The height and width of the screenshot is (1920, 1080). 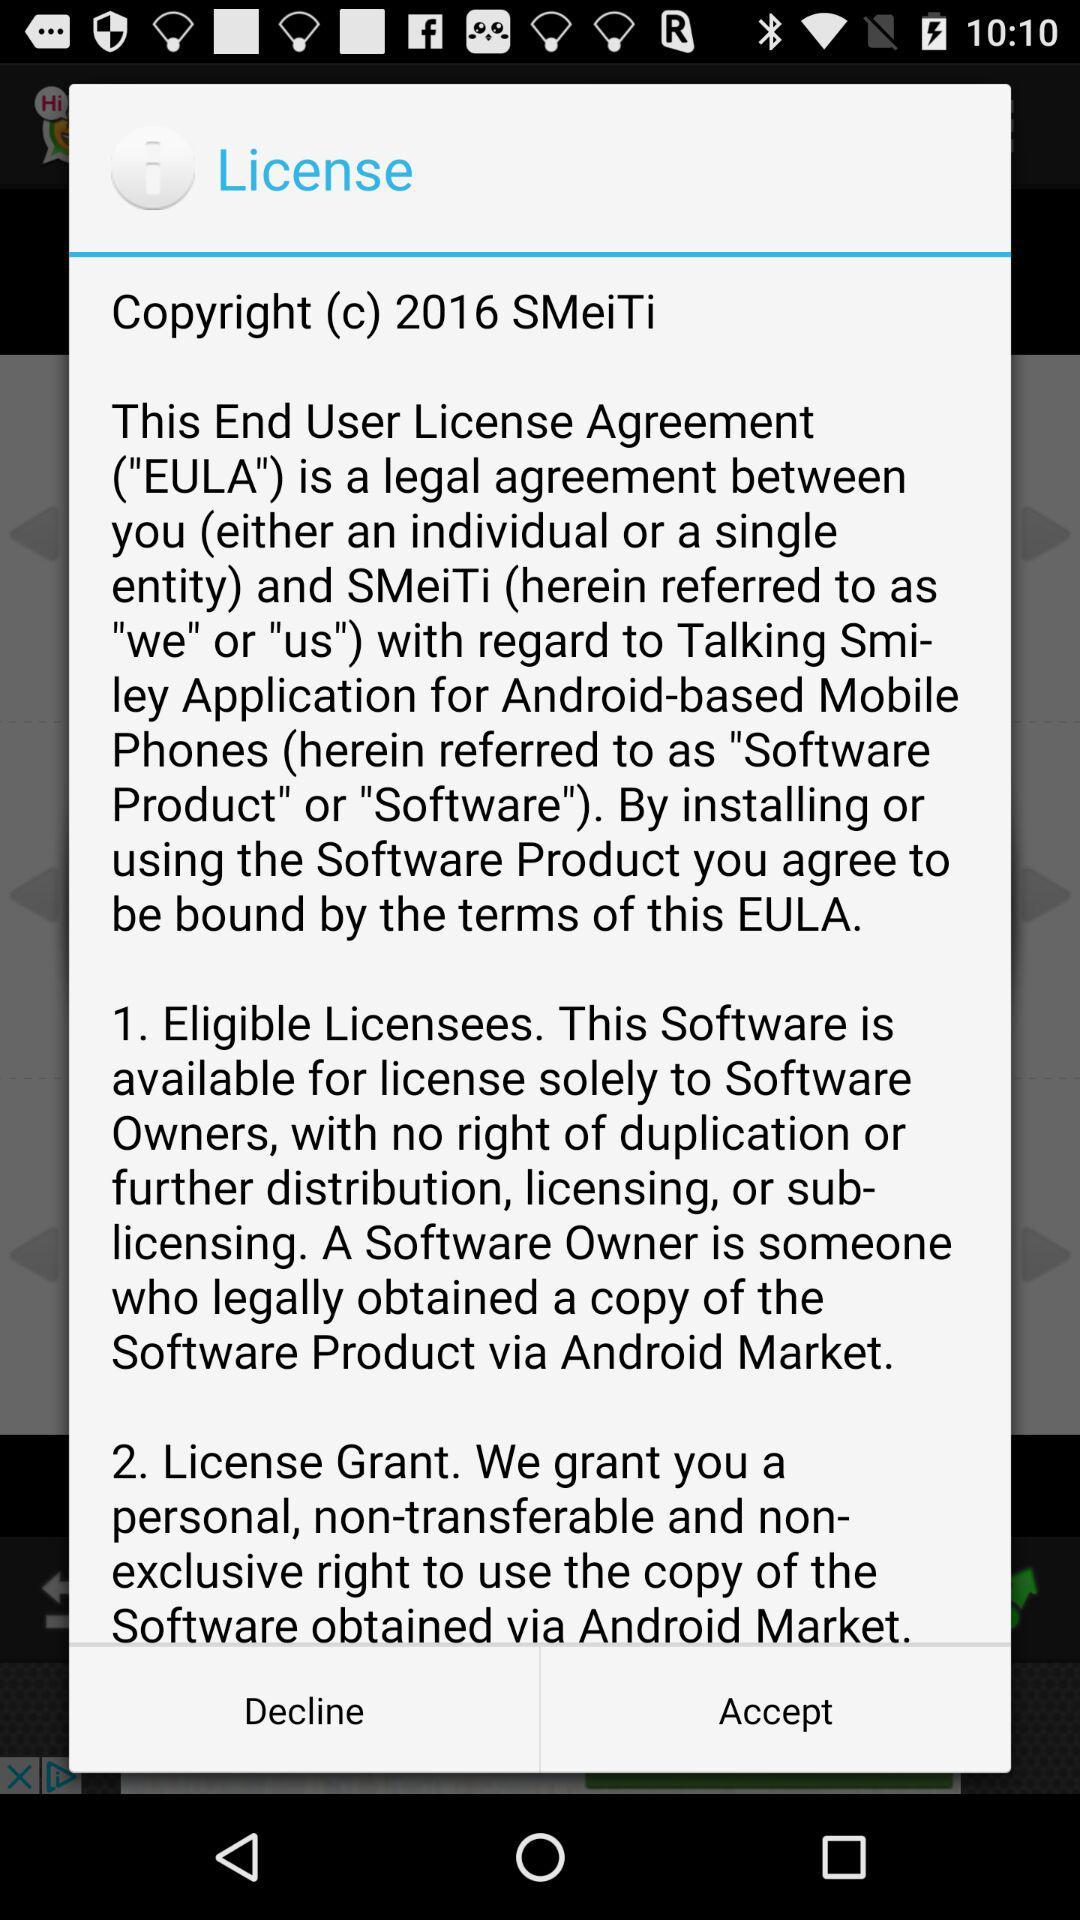 What do you see at coordinates (304, 1708) in the screenshot?
I see `the icon at the bottom left corner` at bounding box center [304, 1708].